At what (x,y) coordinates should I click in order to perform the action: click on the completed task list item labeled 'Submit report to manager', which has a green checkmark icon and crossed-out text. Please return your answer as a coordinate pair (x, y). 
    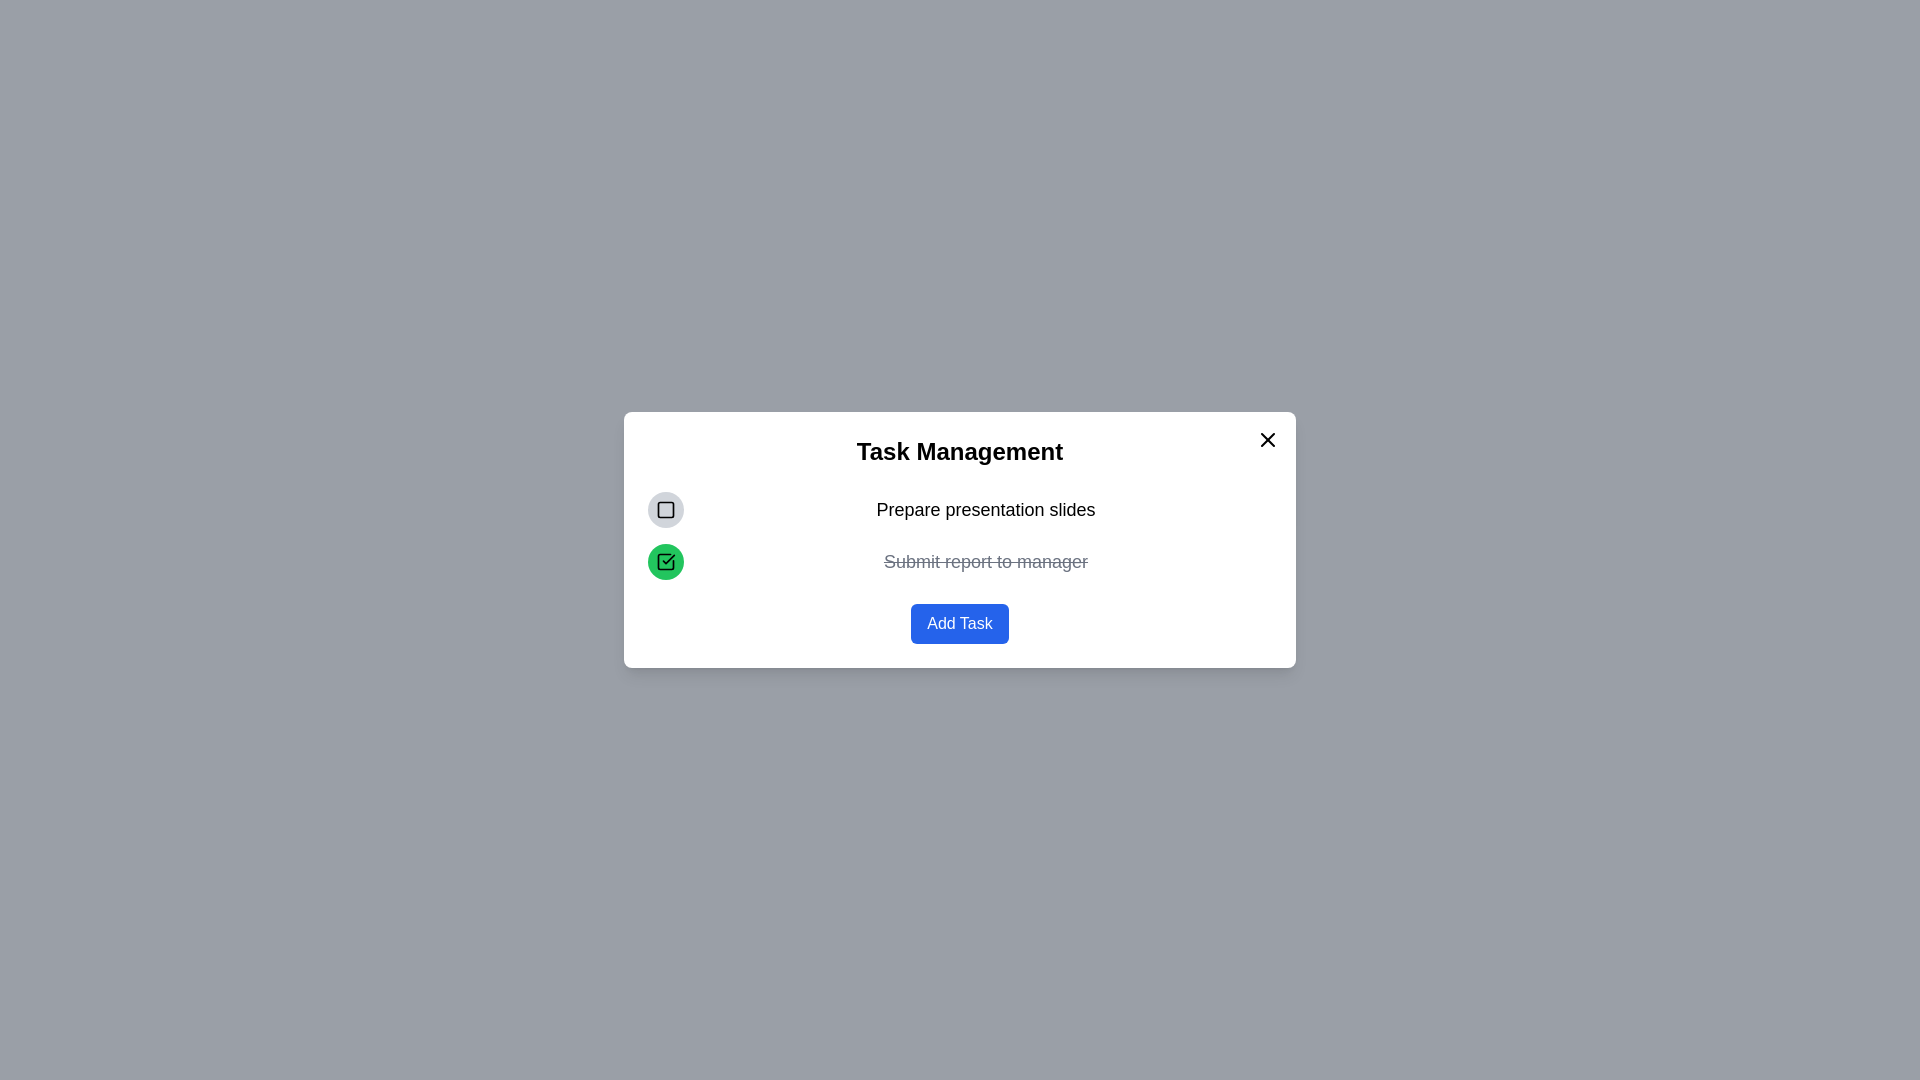
    Looking at the image, I should click on (960, 562).